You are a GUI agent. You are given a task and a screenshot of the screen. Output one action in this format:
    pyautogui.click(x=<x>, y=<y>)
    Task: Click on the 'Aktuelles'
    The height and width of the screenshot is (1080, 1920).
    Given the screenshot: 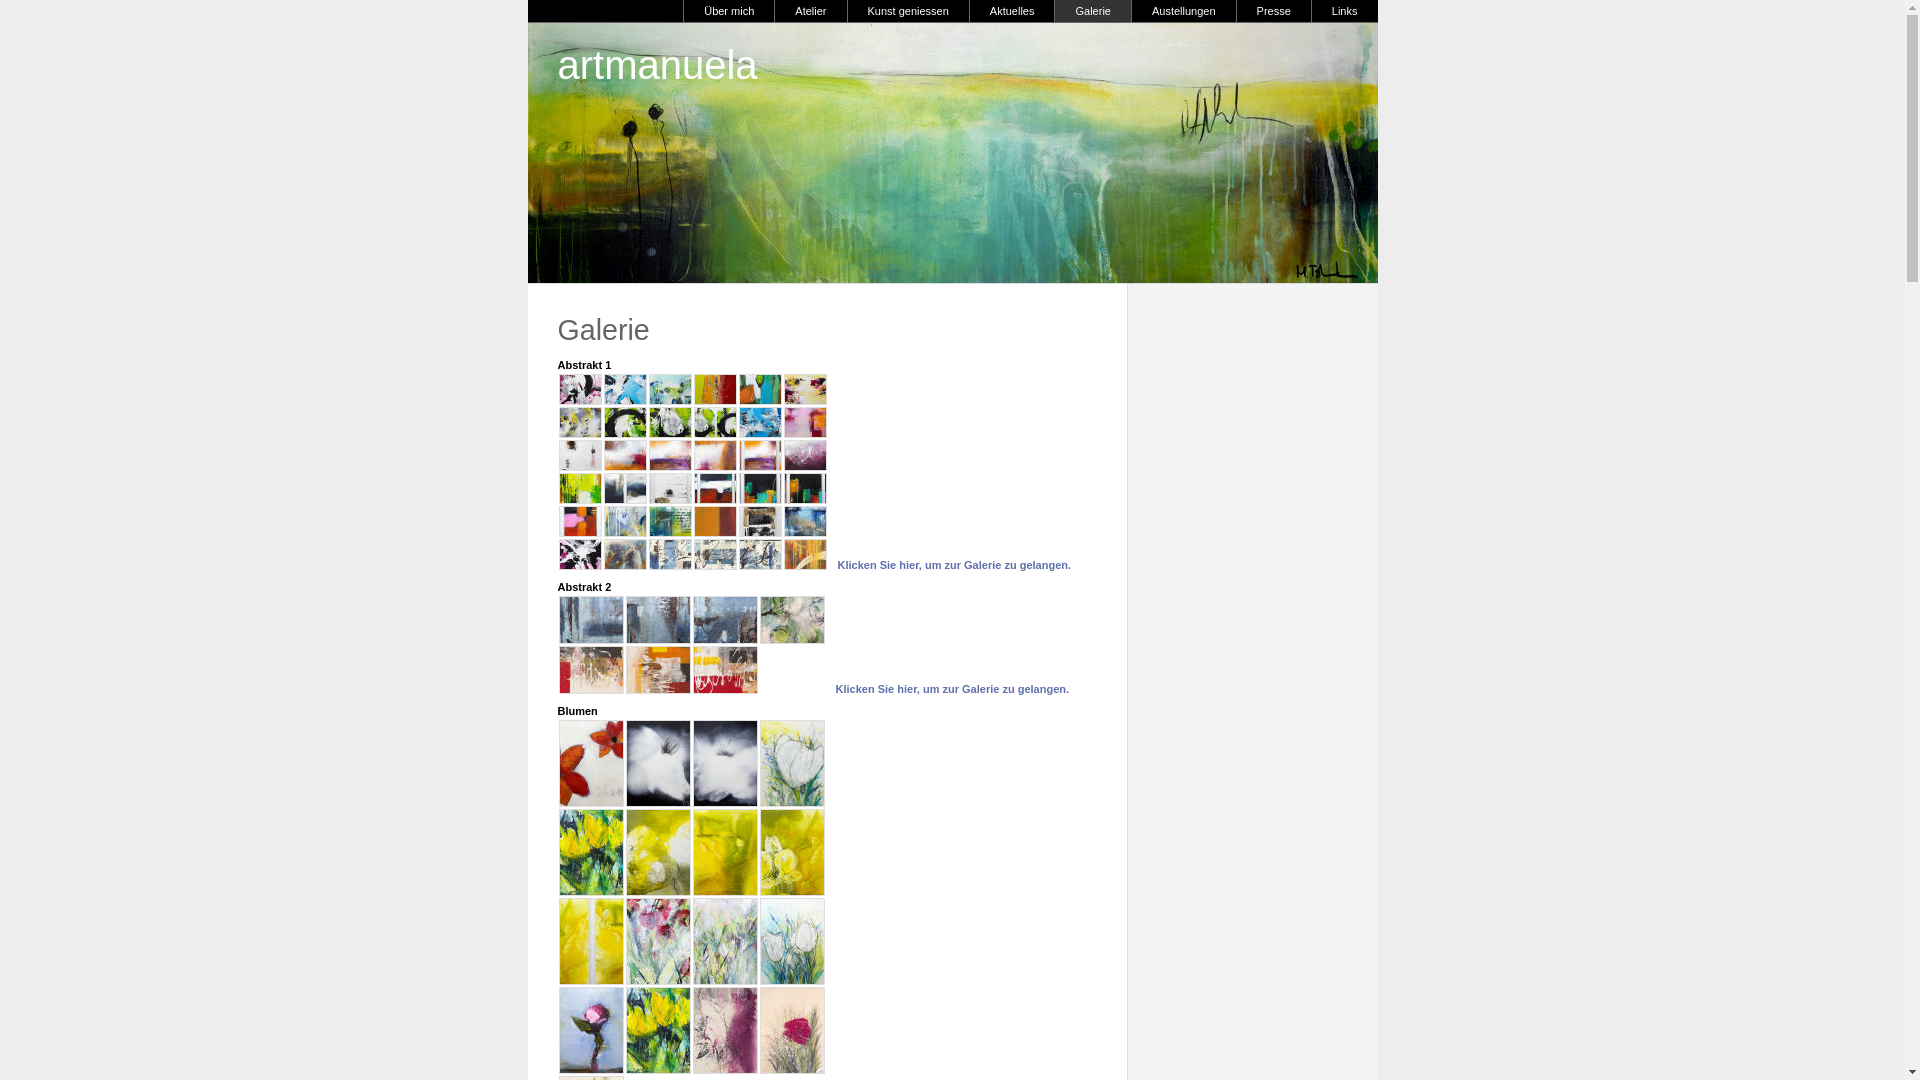 What is the action you would take?
    pyautogui.click(x=1012, y=11)
    